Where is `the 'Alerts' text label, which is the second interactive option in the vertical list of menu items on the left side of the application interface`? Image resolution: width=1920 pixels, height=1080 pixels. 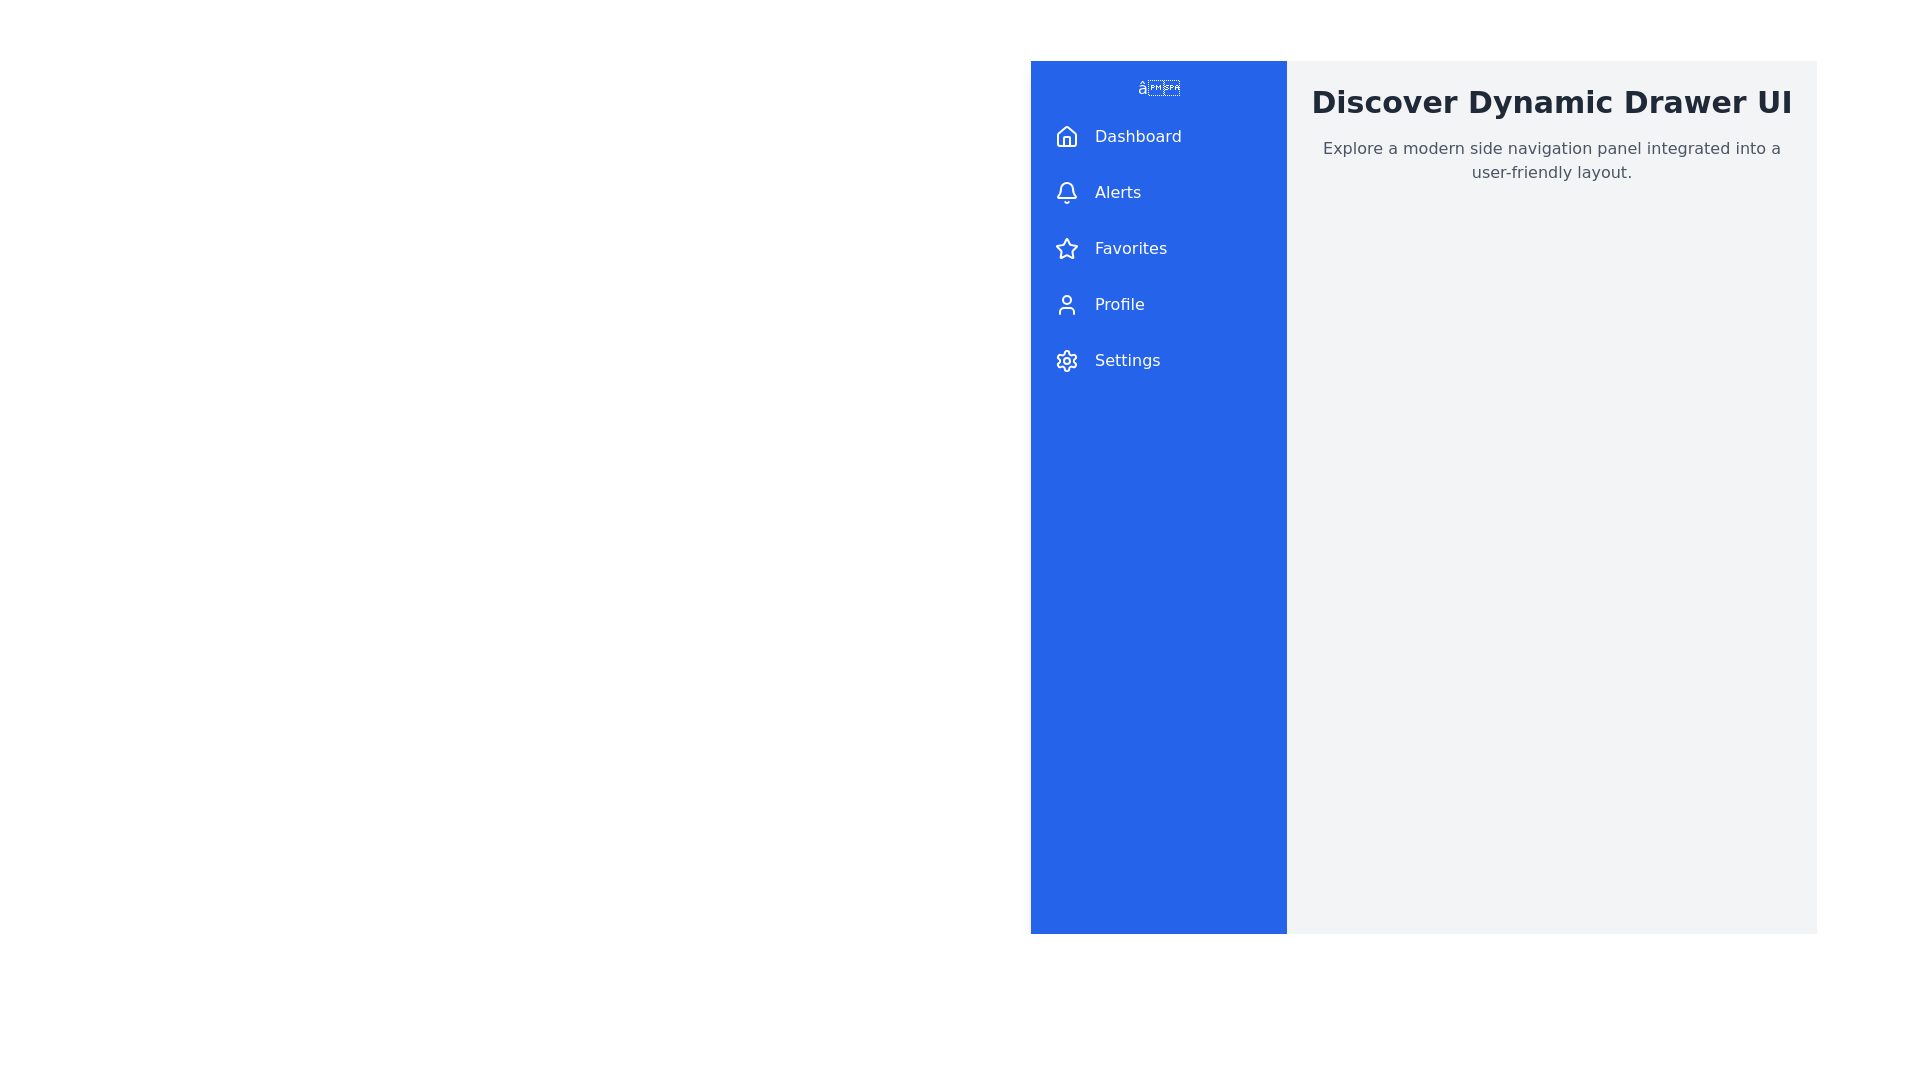
the 'Alerts' text label, which is the second interactive option in the vertical list of menu items on the left side of the application interface is located at coordinates (1117, 192).